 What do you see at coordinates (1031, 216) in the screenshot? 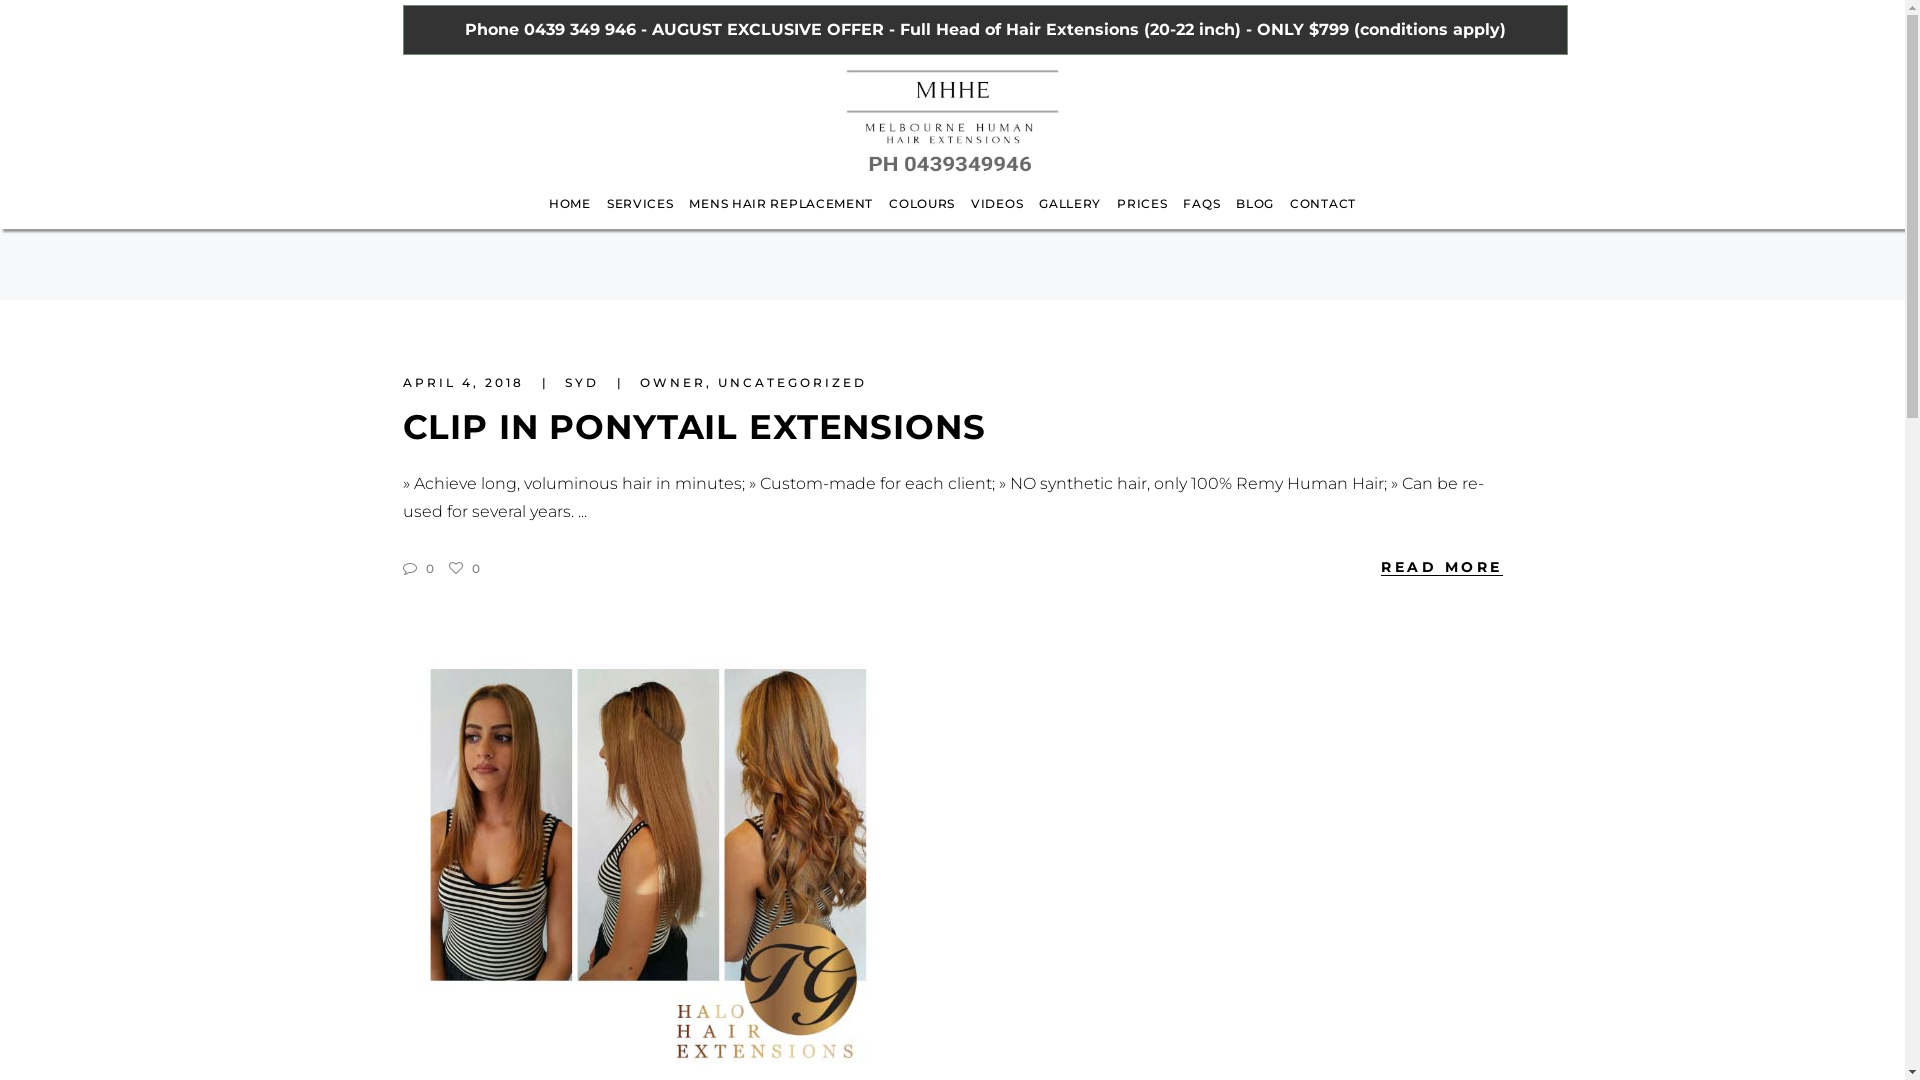
I see `'GALLERY'` at bounding box center [1031, 216].